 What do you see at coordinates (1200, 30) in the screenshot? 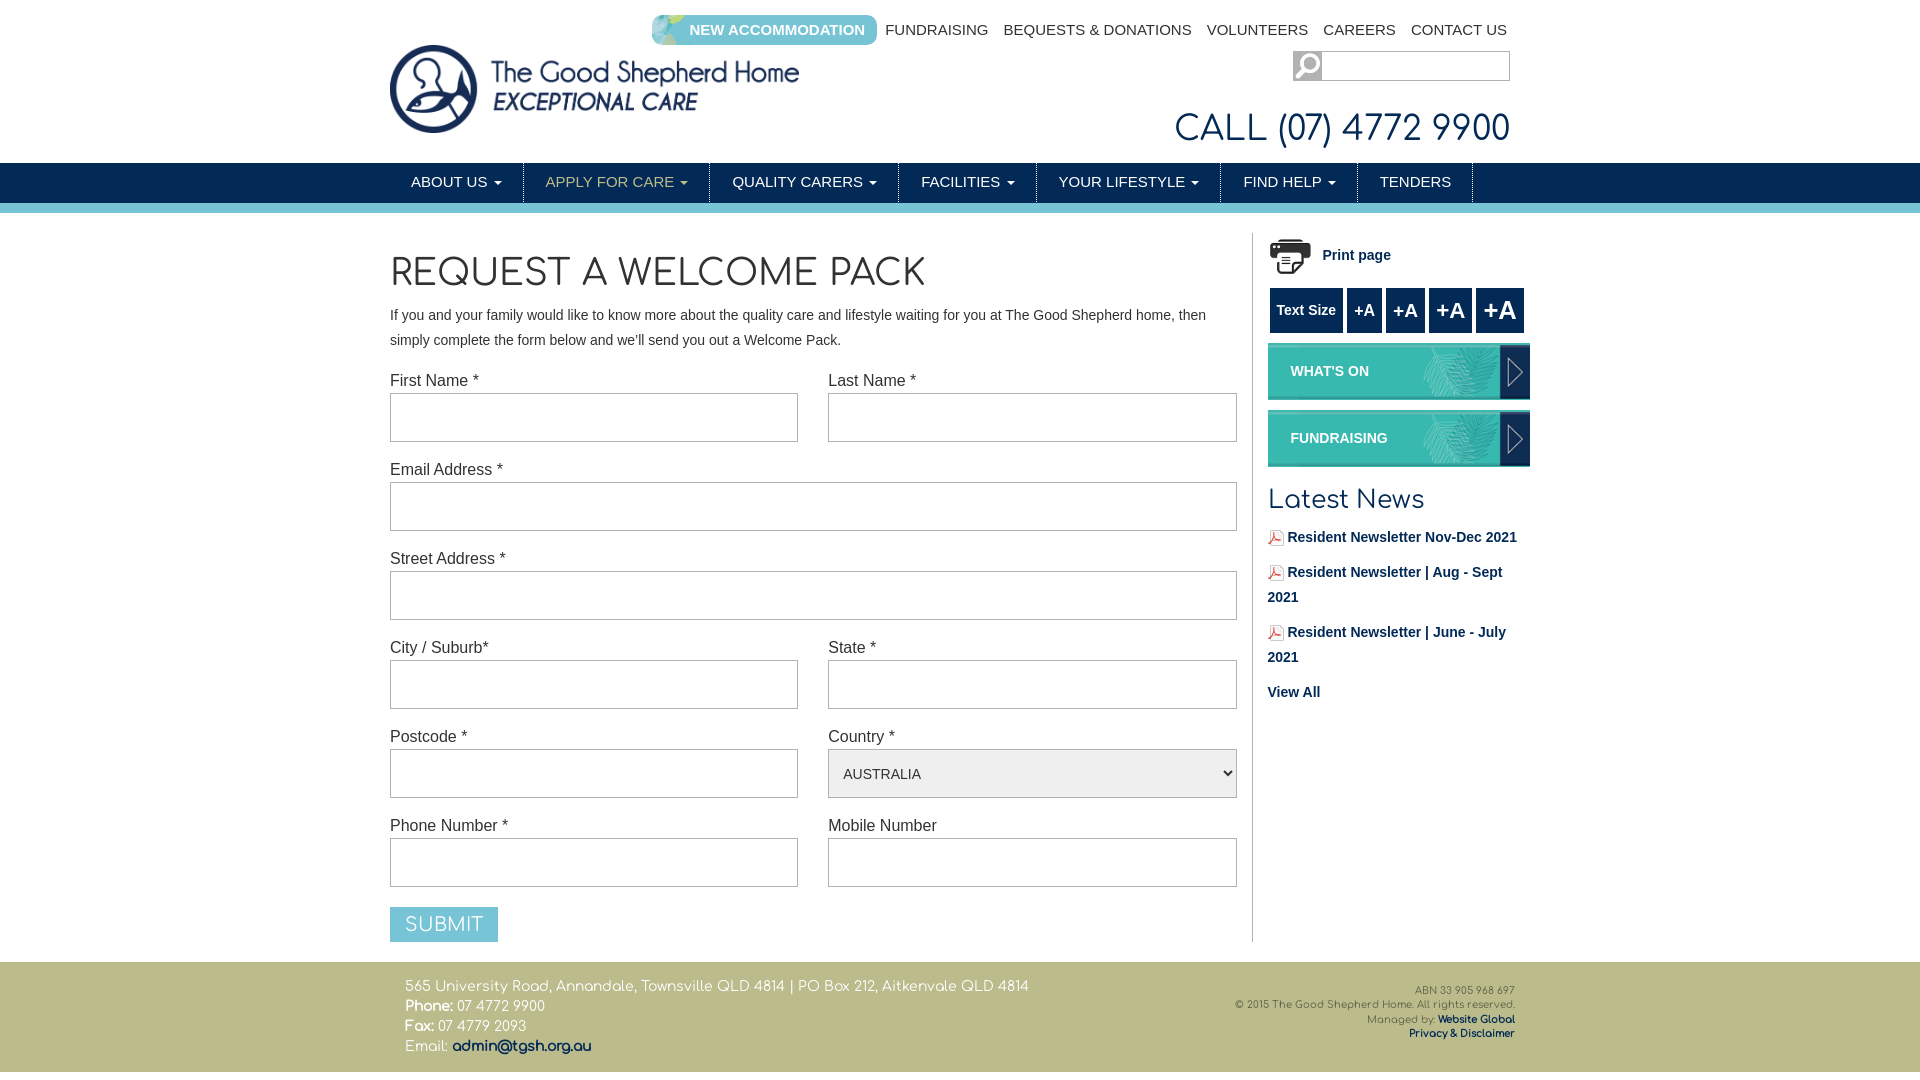
I see `'VOLUNTEERS'` at bounding box center [1200, 30].